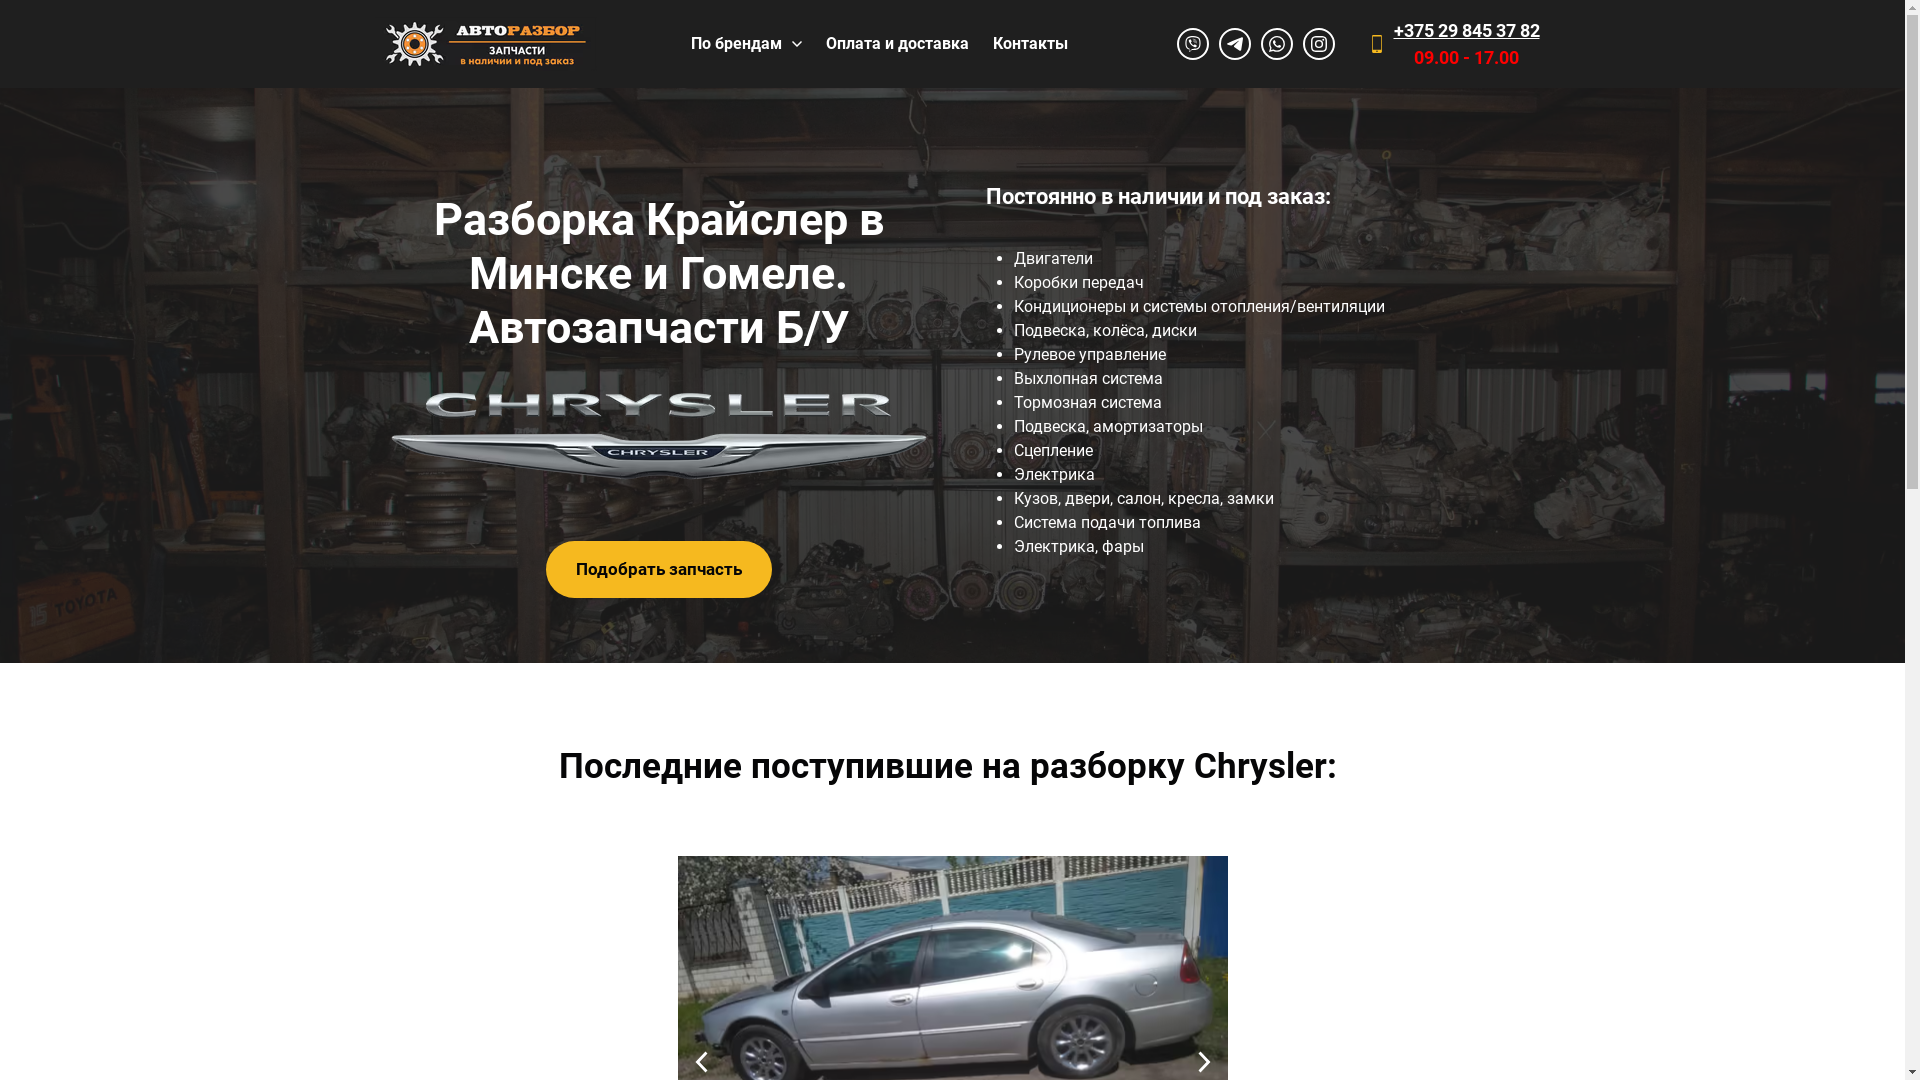 The image size is (1920, 1080). Describe the element at coordinates (1392, 30) in the screenshot. I see `'+375 29 845 37 82'` at that location.